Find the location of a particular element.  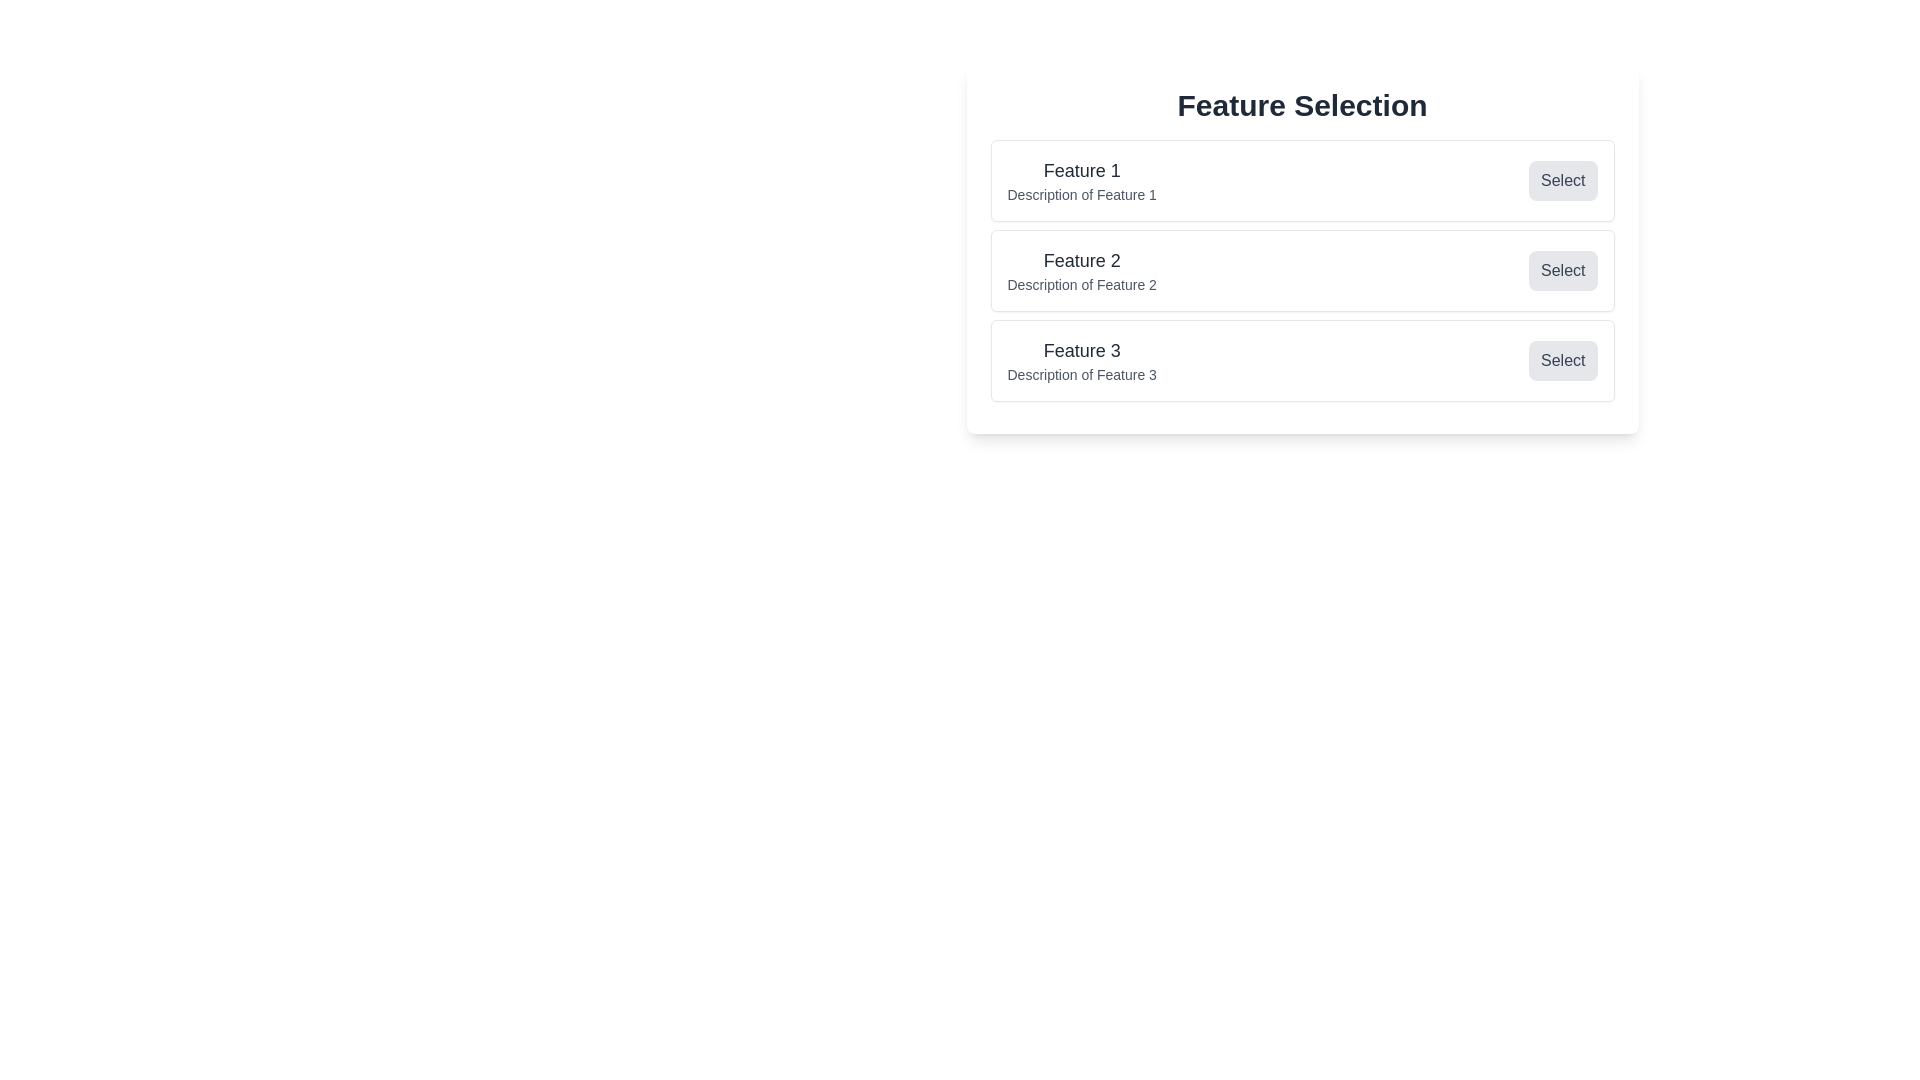

the text label displaying 'Feature 2', which is styled with a larger font size and dark gray color, positioned below 'Feature Selection' and above its description is located at coordinates (1081, 260).